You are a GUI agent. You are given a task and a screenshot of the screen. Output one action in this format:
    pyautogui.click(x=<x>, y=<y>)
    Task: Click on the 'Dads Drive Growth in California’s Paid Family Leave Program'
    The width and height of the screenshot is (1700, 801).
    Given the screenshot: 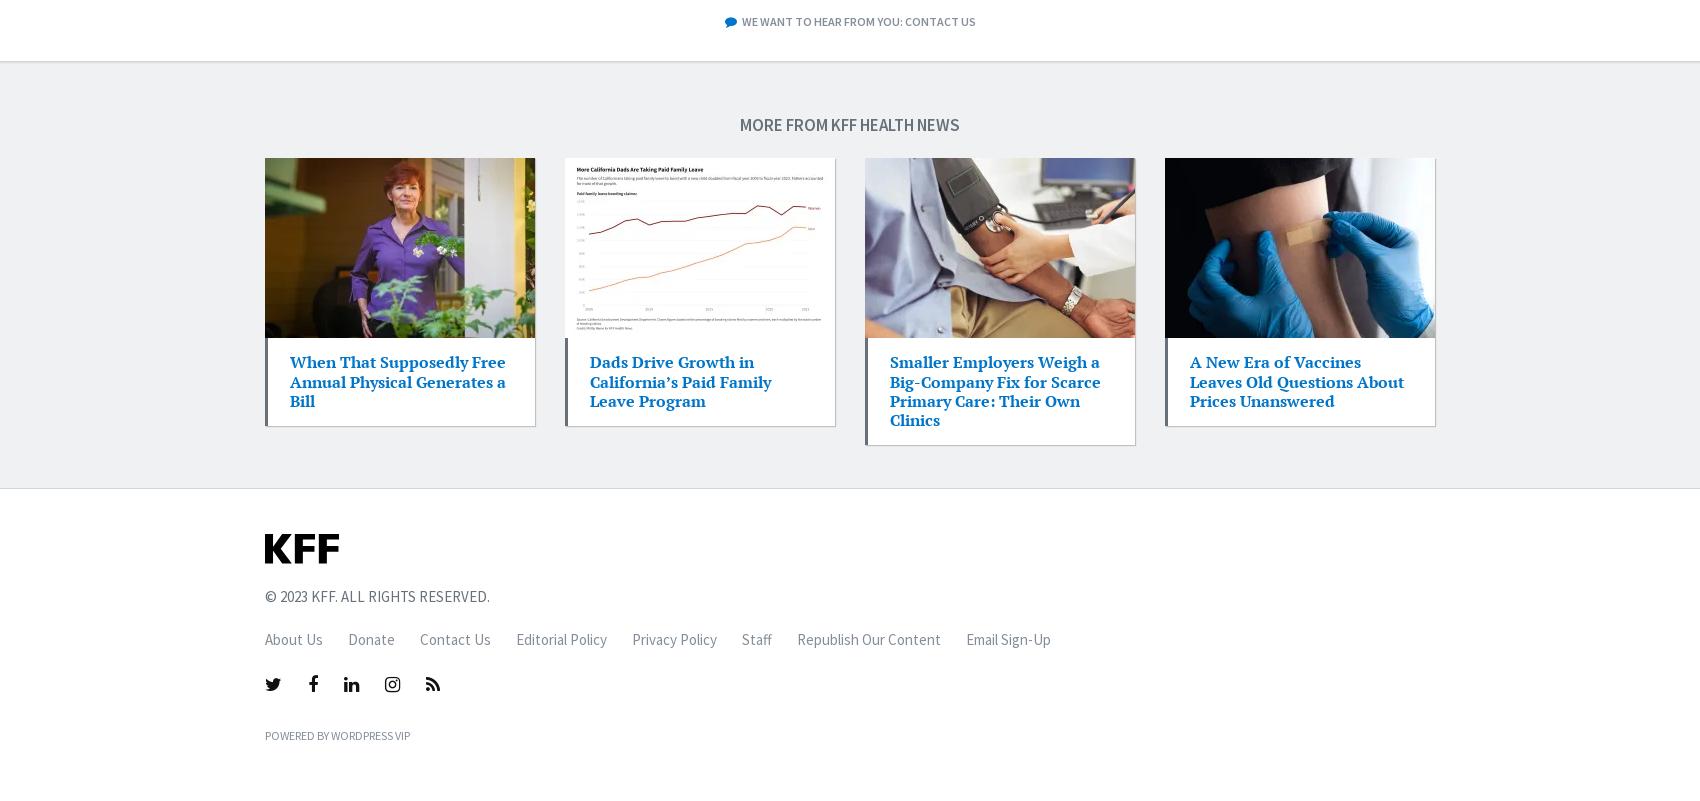 What is the action you would take?
    pyautogui.click(x=589, y=381)
    